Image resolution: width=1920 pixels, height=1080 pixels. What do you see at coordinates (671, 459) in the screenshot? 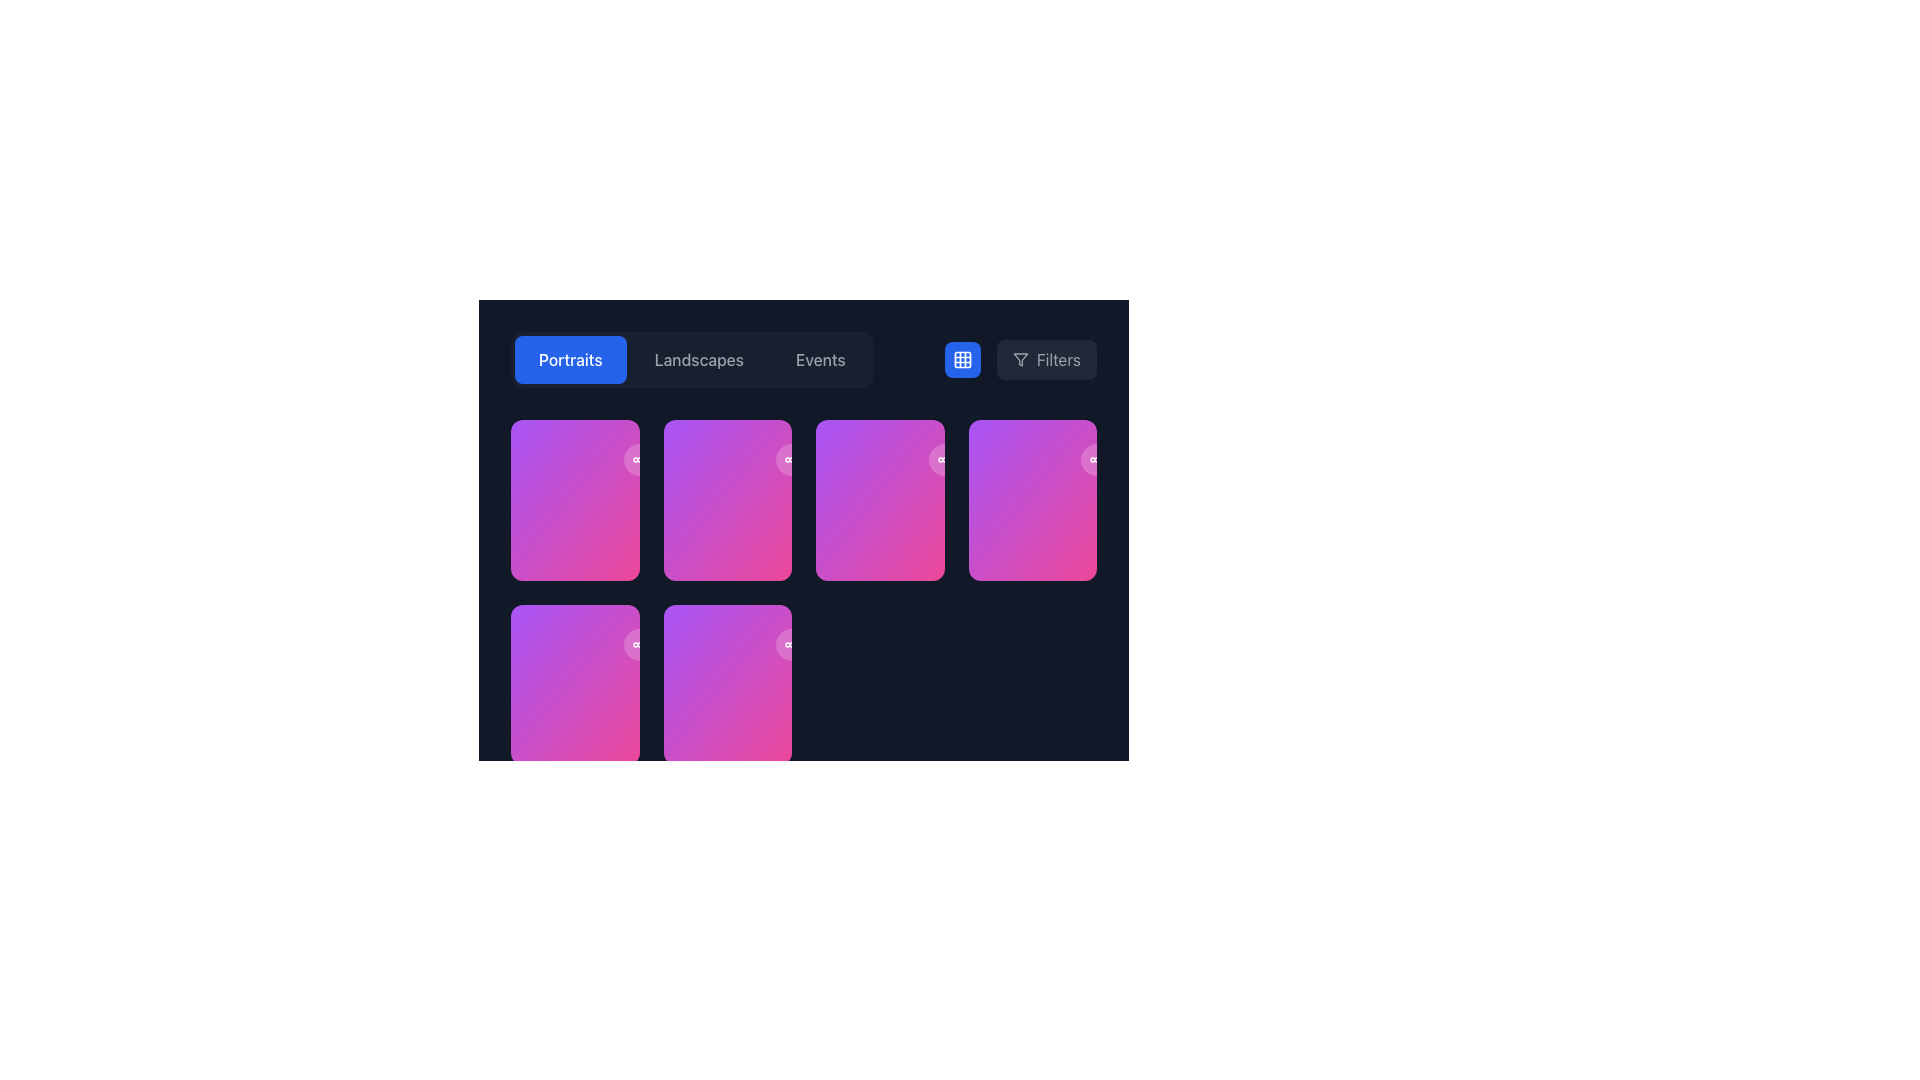
I see `the action button located in the top-right corner of the second card in the uppermost row of a grid layout, which serves the function of bookmarking or adding content` at bounding box center [671, 459].